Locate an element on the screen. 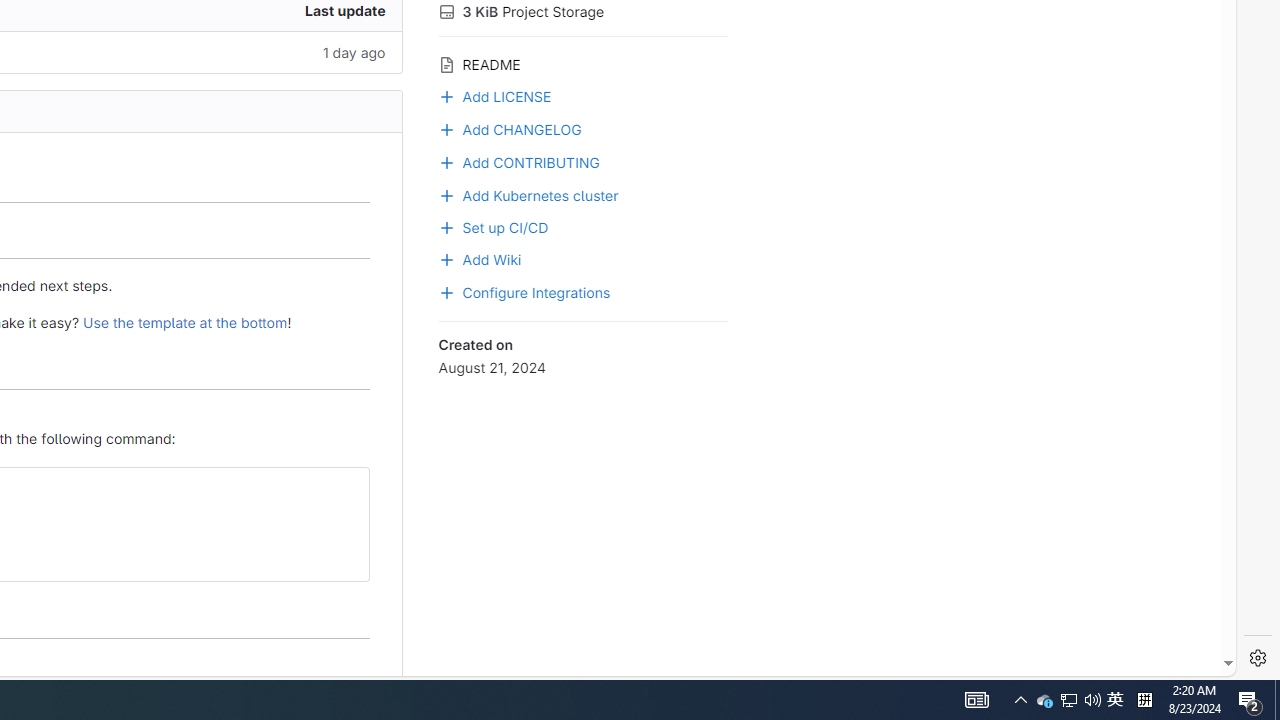 Image resolution: width=1280 pixels, height=720 pixels. 'Use the template at the bottom' is located at coordinates (185, 321).